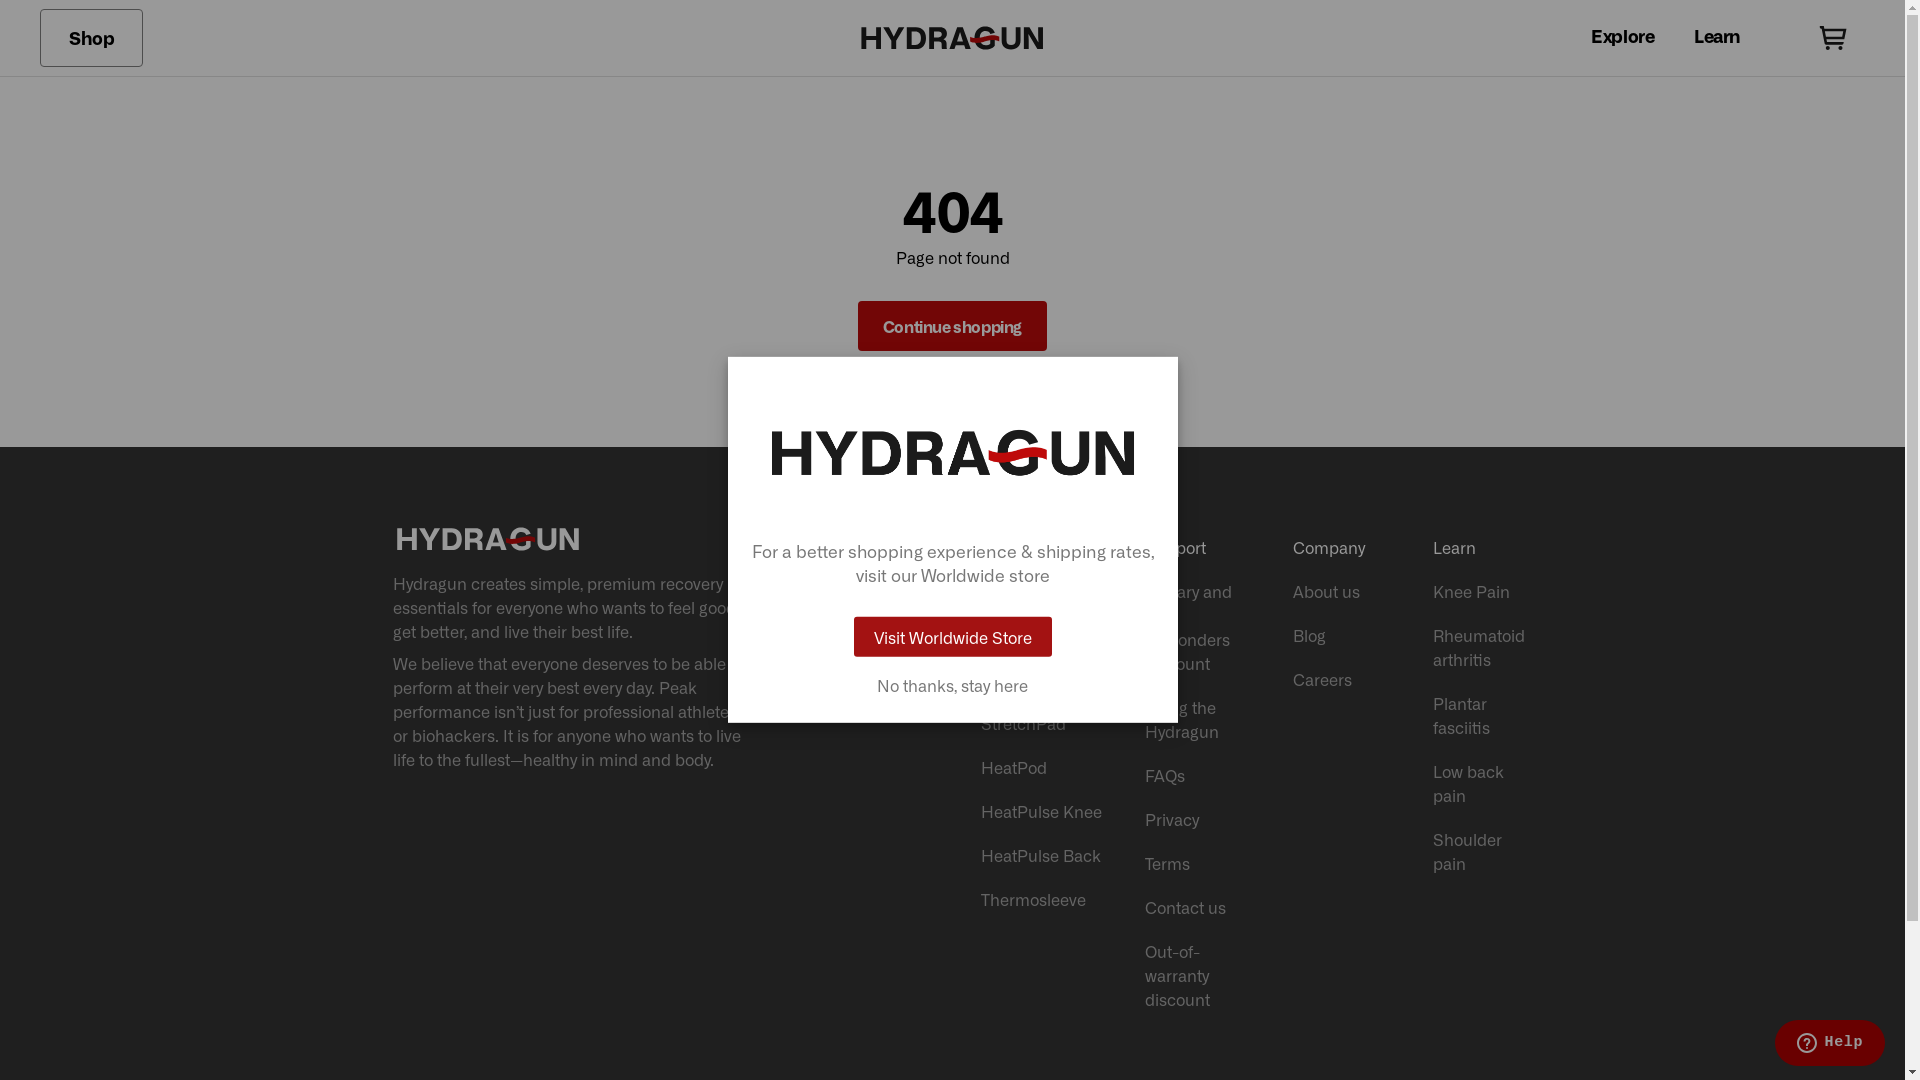  What do you see at coordinates (858, 325) in the screenshot?
I see `'Continue shopping'` at bounding box center [858, 325].